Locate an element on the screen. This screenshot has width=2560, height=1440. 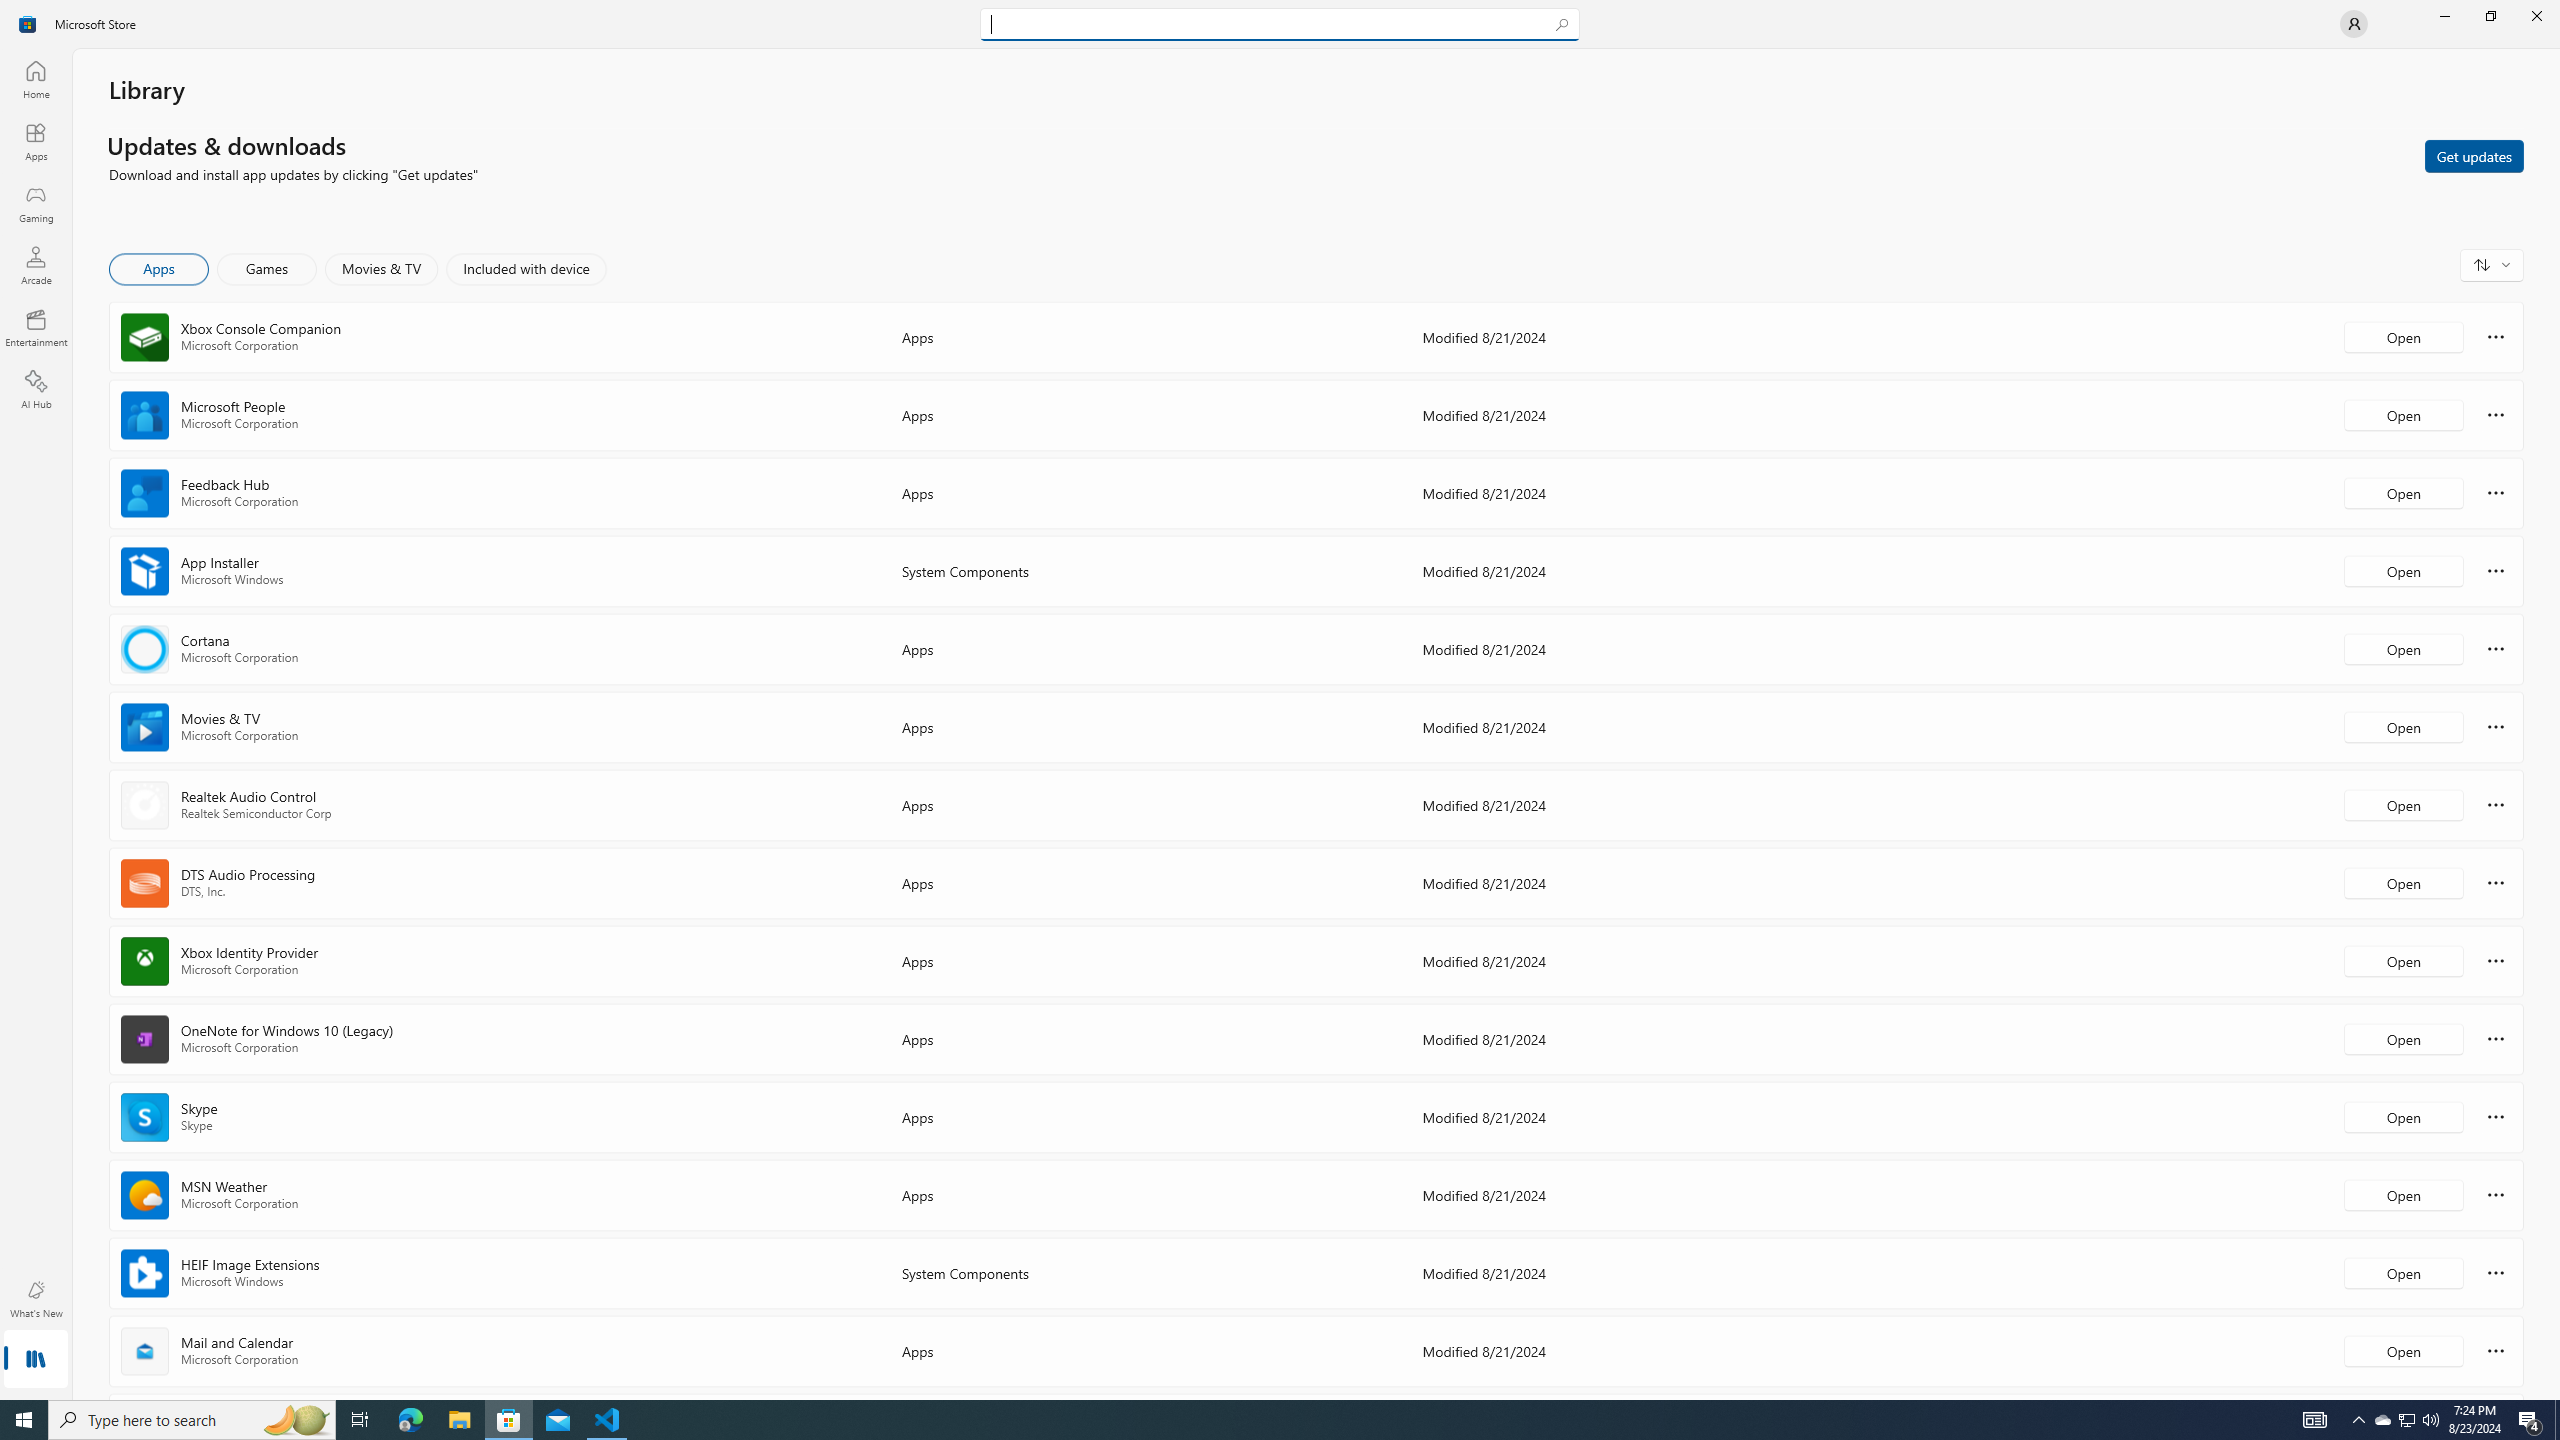
'Arcade' is located at coordinates (34, 264).